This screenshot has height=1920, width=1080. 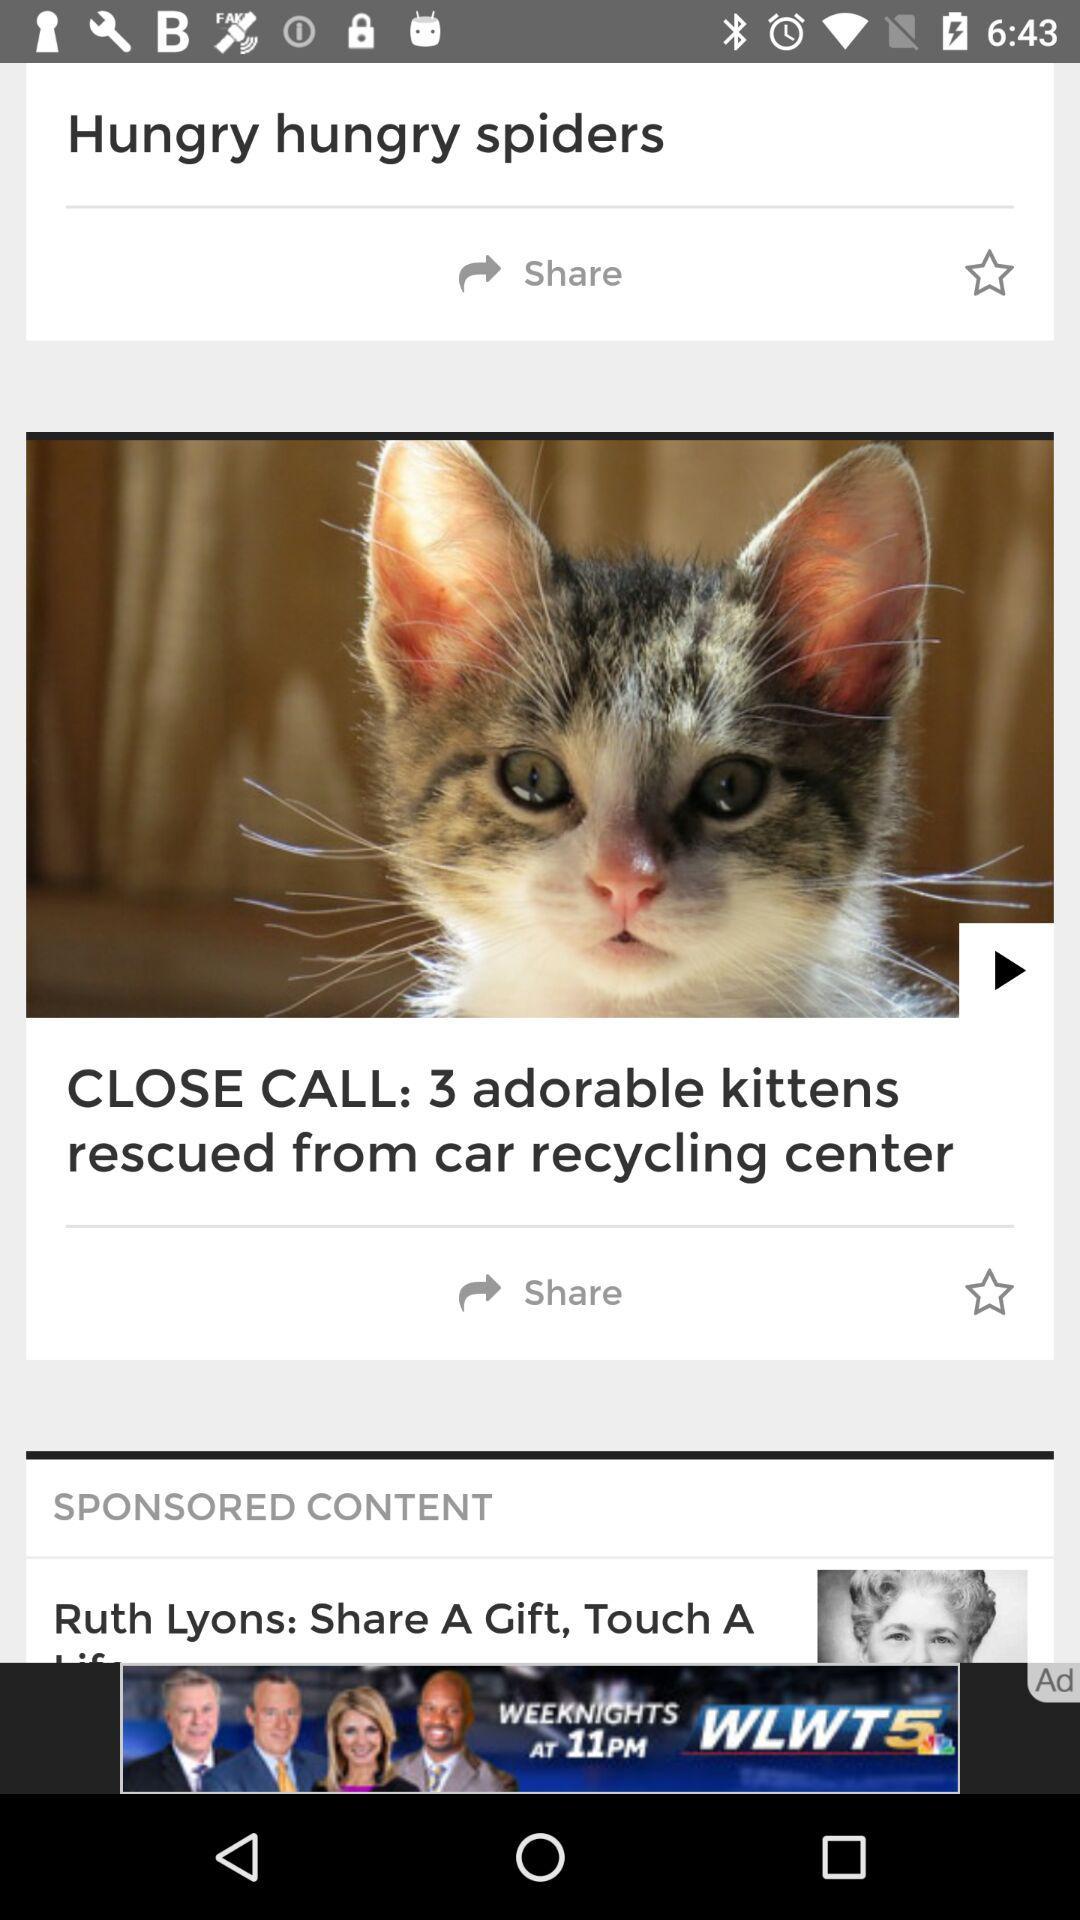 What do you see at coordinates (540, 1727) in the screenshot?
I see `the advertisement` at bounding box center [540, 1727].